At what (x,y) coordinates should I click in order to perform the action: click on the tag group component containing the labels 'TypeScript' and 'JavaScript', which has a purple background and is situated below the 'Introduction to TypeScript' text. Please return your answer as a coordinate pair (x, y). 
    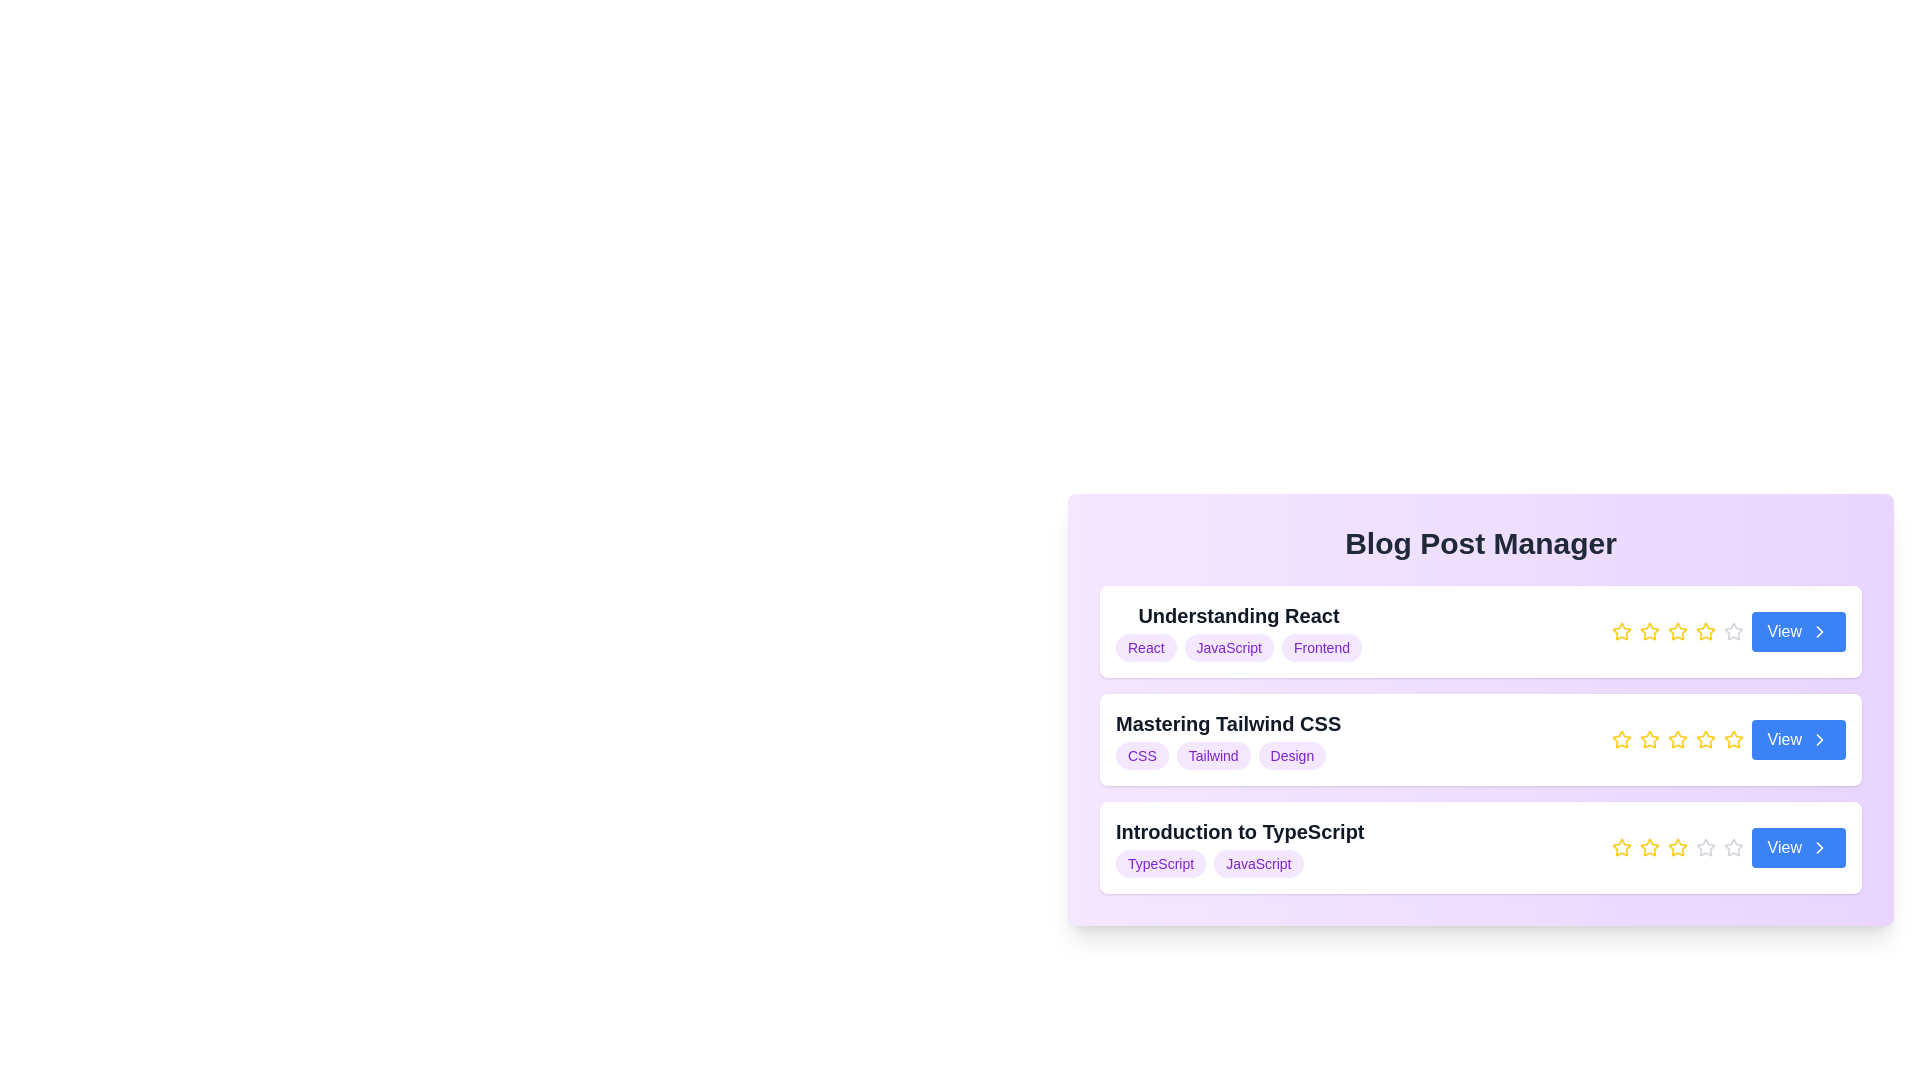
    Looking at the image, I should click on (1238, 863).